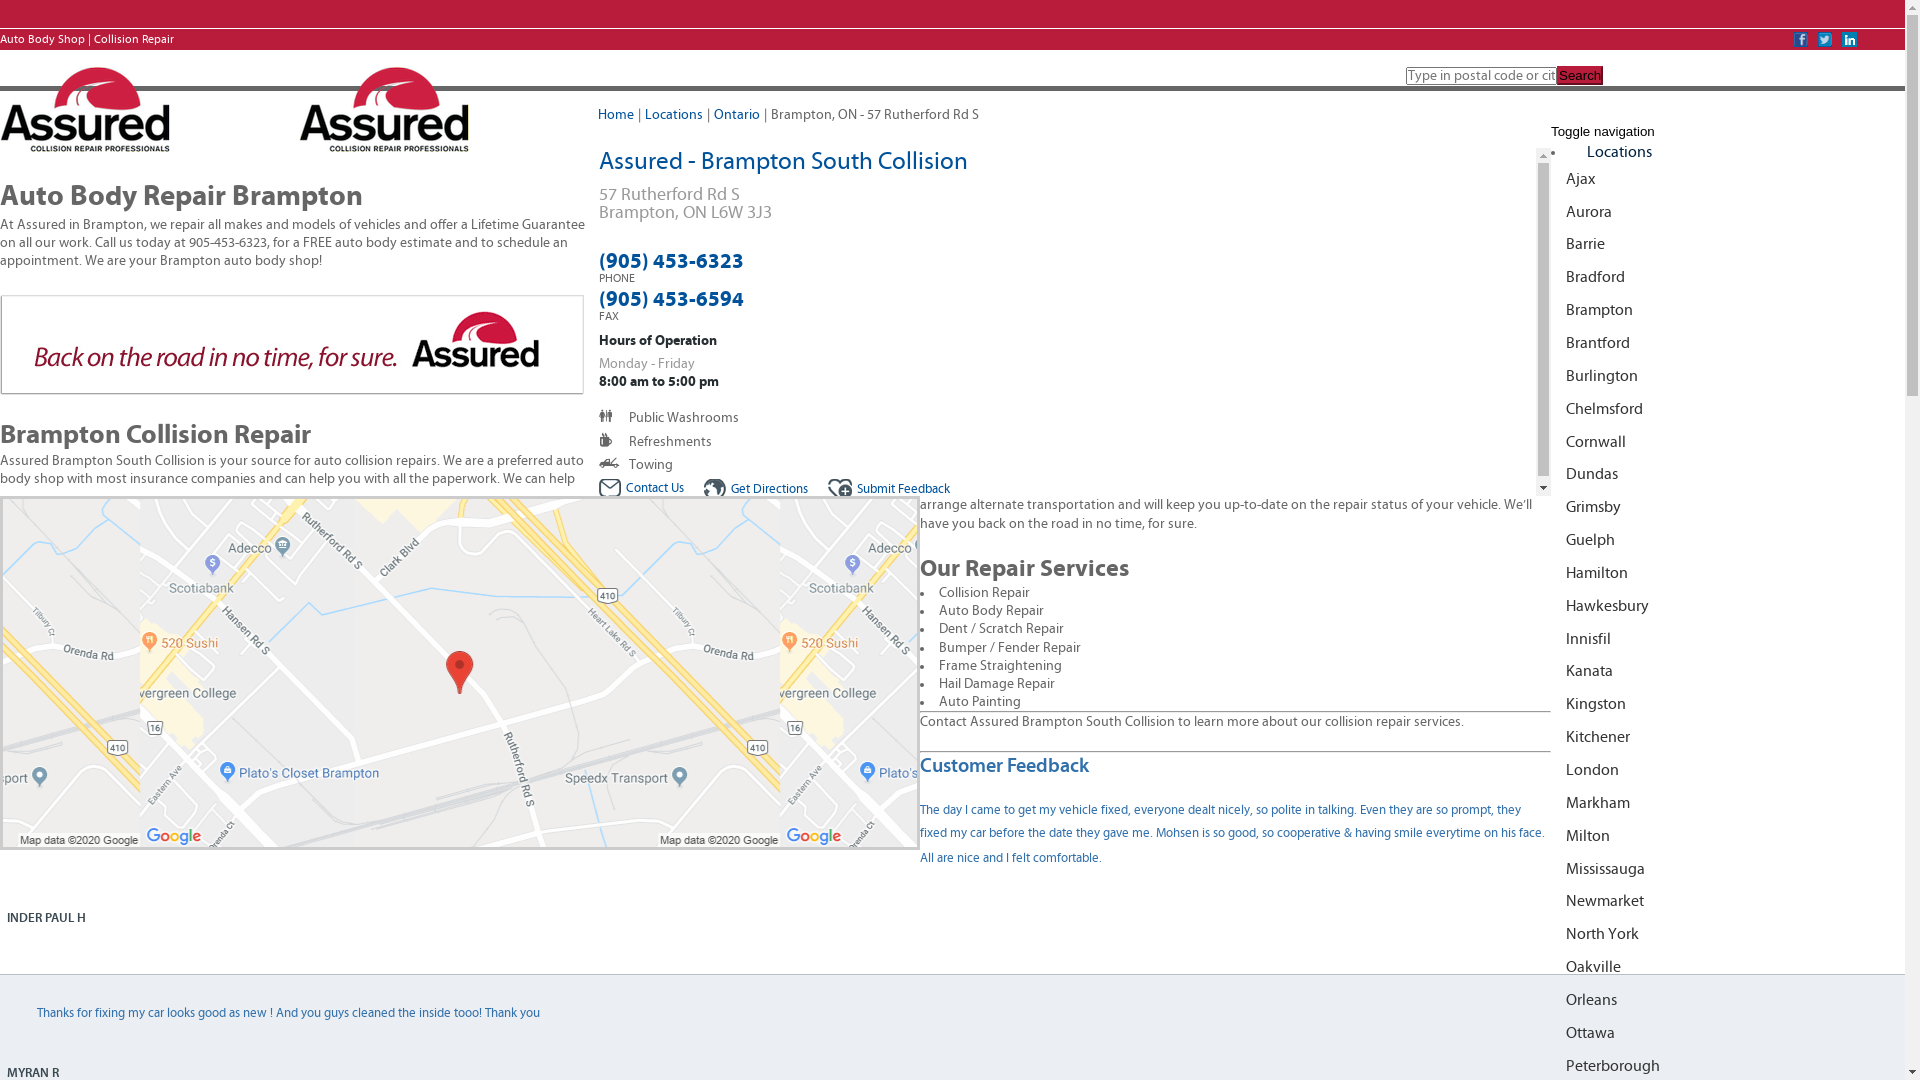 The image size is (1920, 1080). I want to click on 'Get Directions', so click(704, 489).